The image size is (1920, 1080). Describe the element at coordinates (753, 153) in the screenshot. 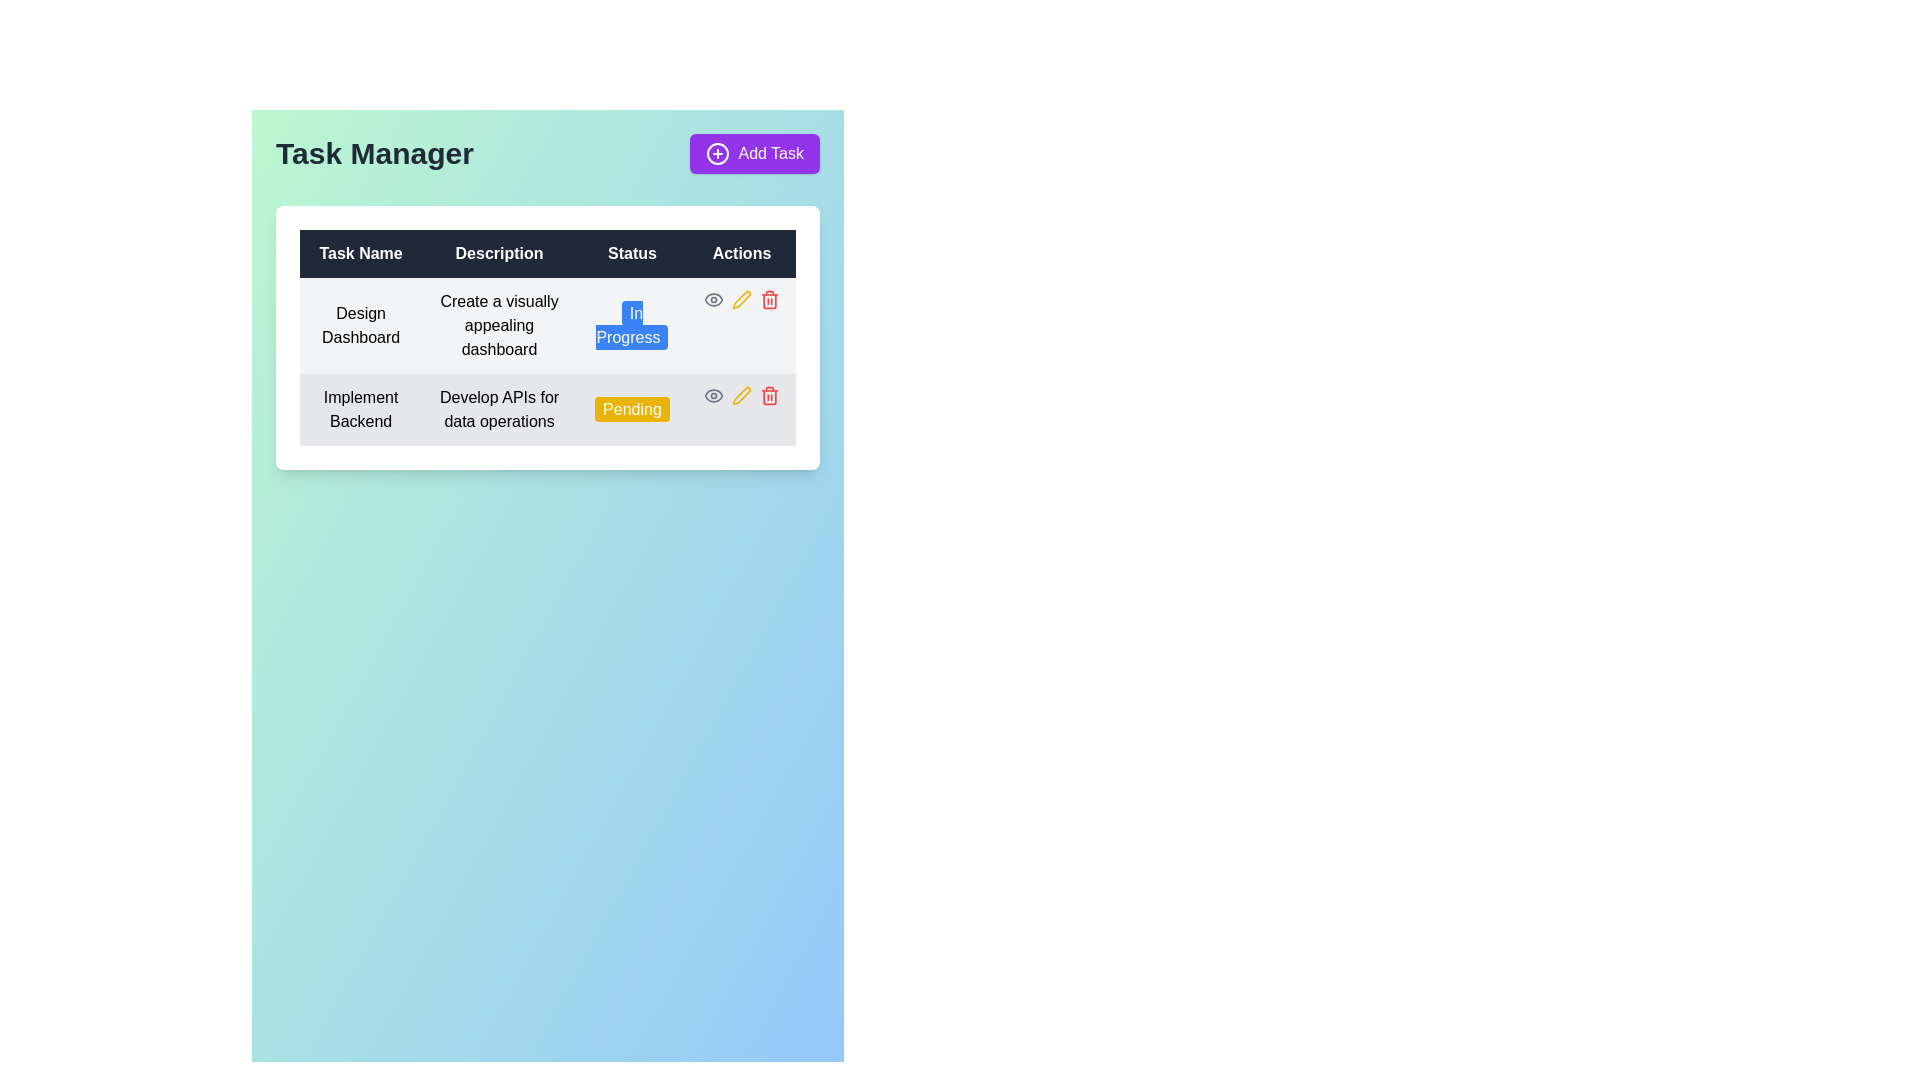

I see `the button located at the top-right corner of the 'Task Manager' header` at that location.